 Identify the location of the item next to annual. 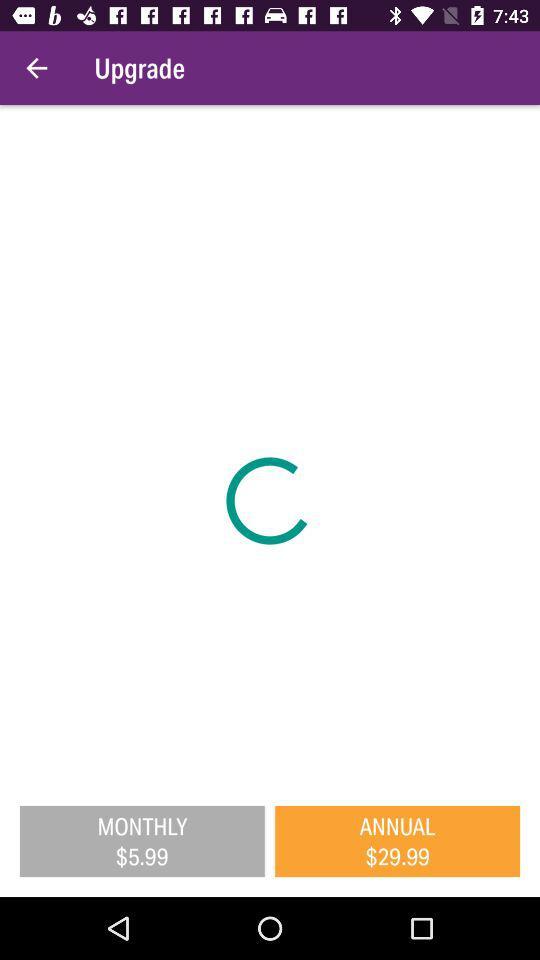
(141, 840).